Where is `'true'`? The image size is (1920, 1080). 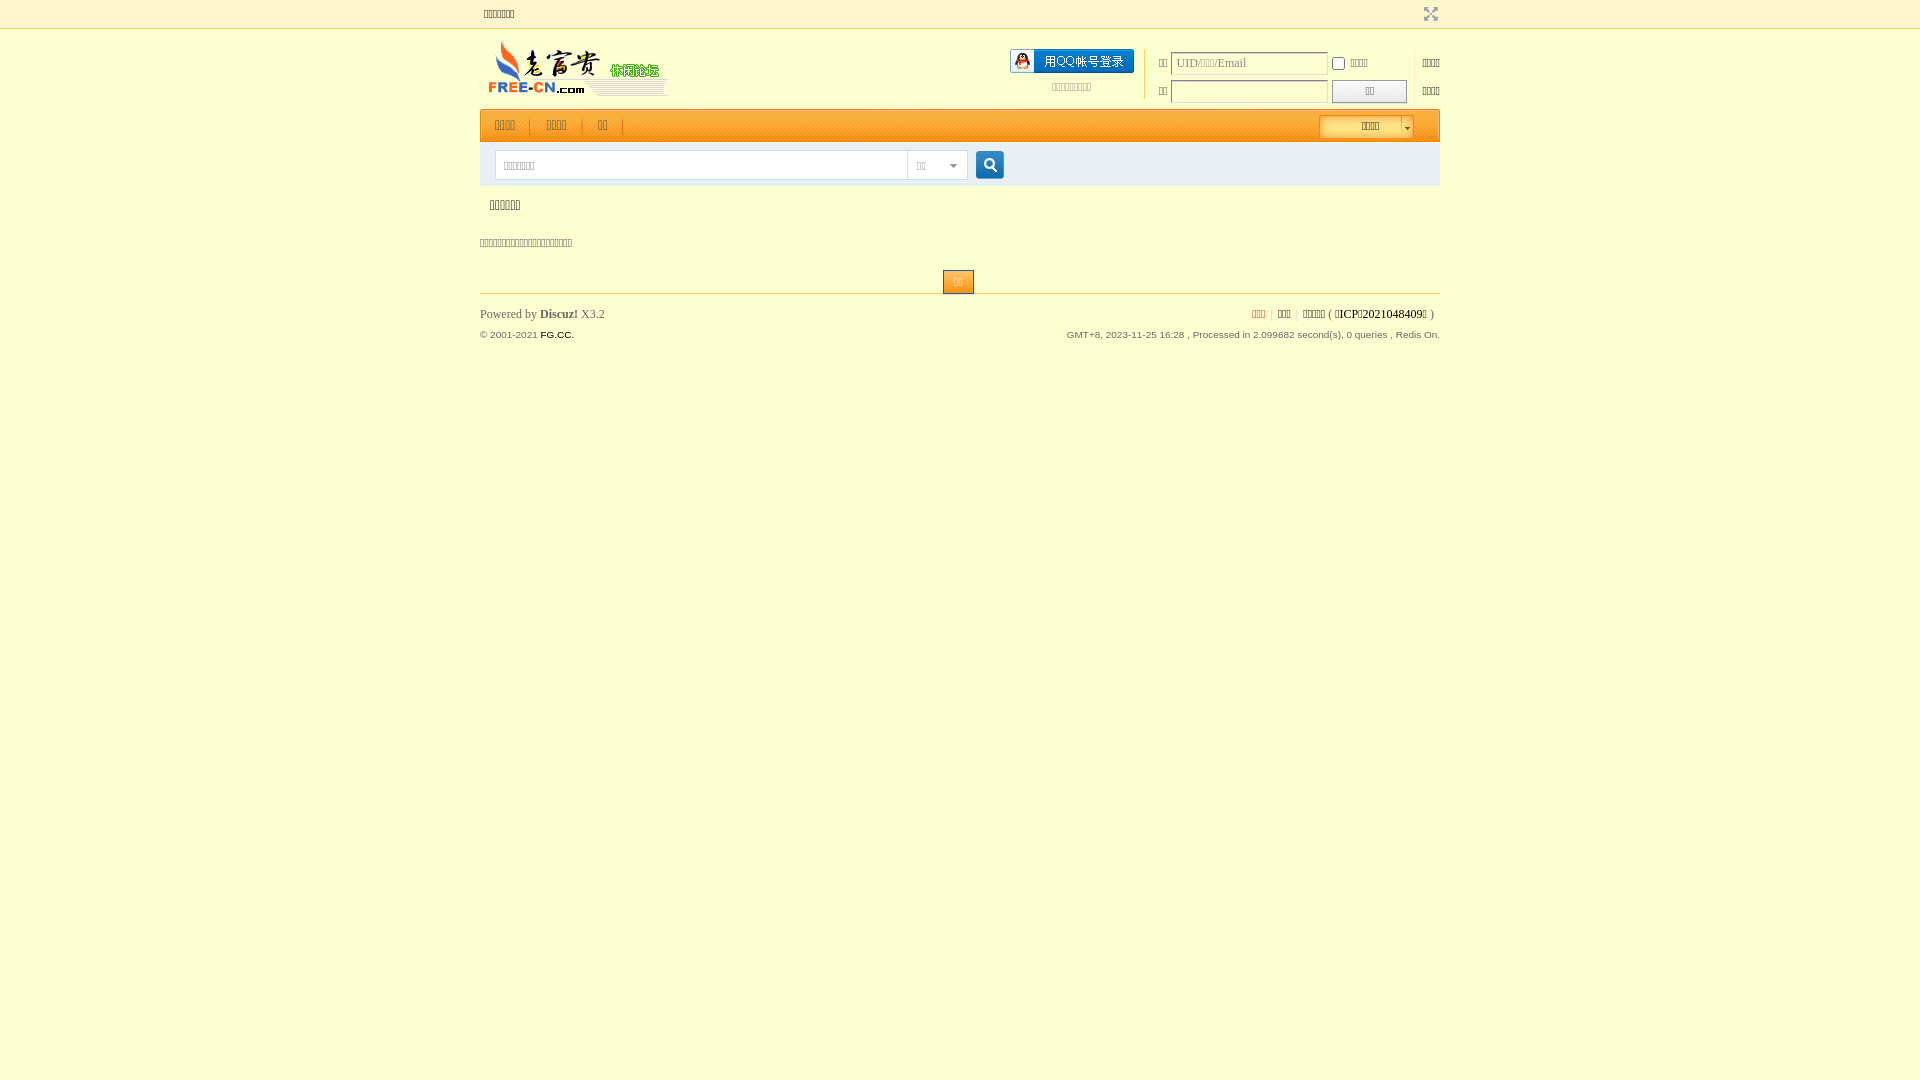 'true' is located at coordinates (982, 164).